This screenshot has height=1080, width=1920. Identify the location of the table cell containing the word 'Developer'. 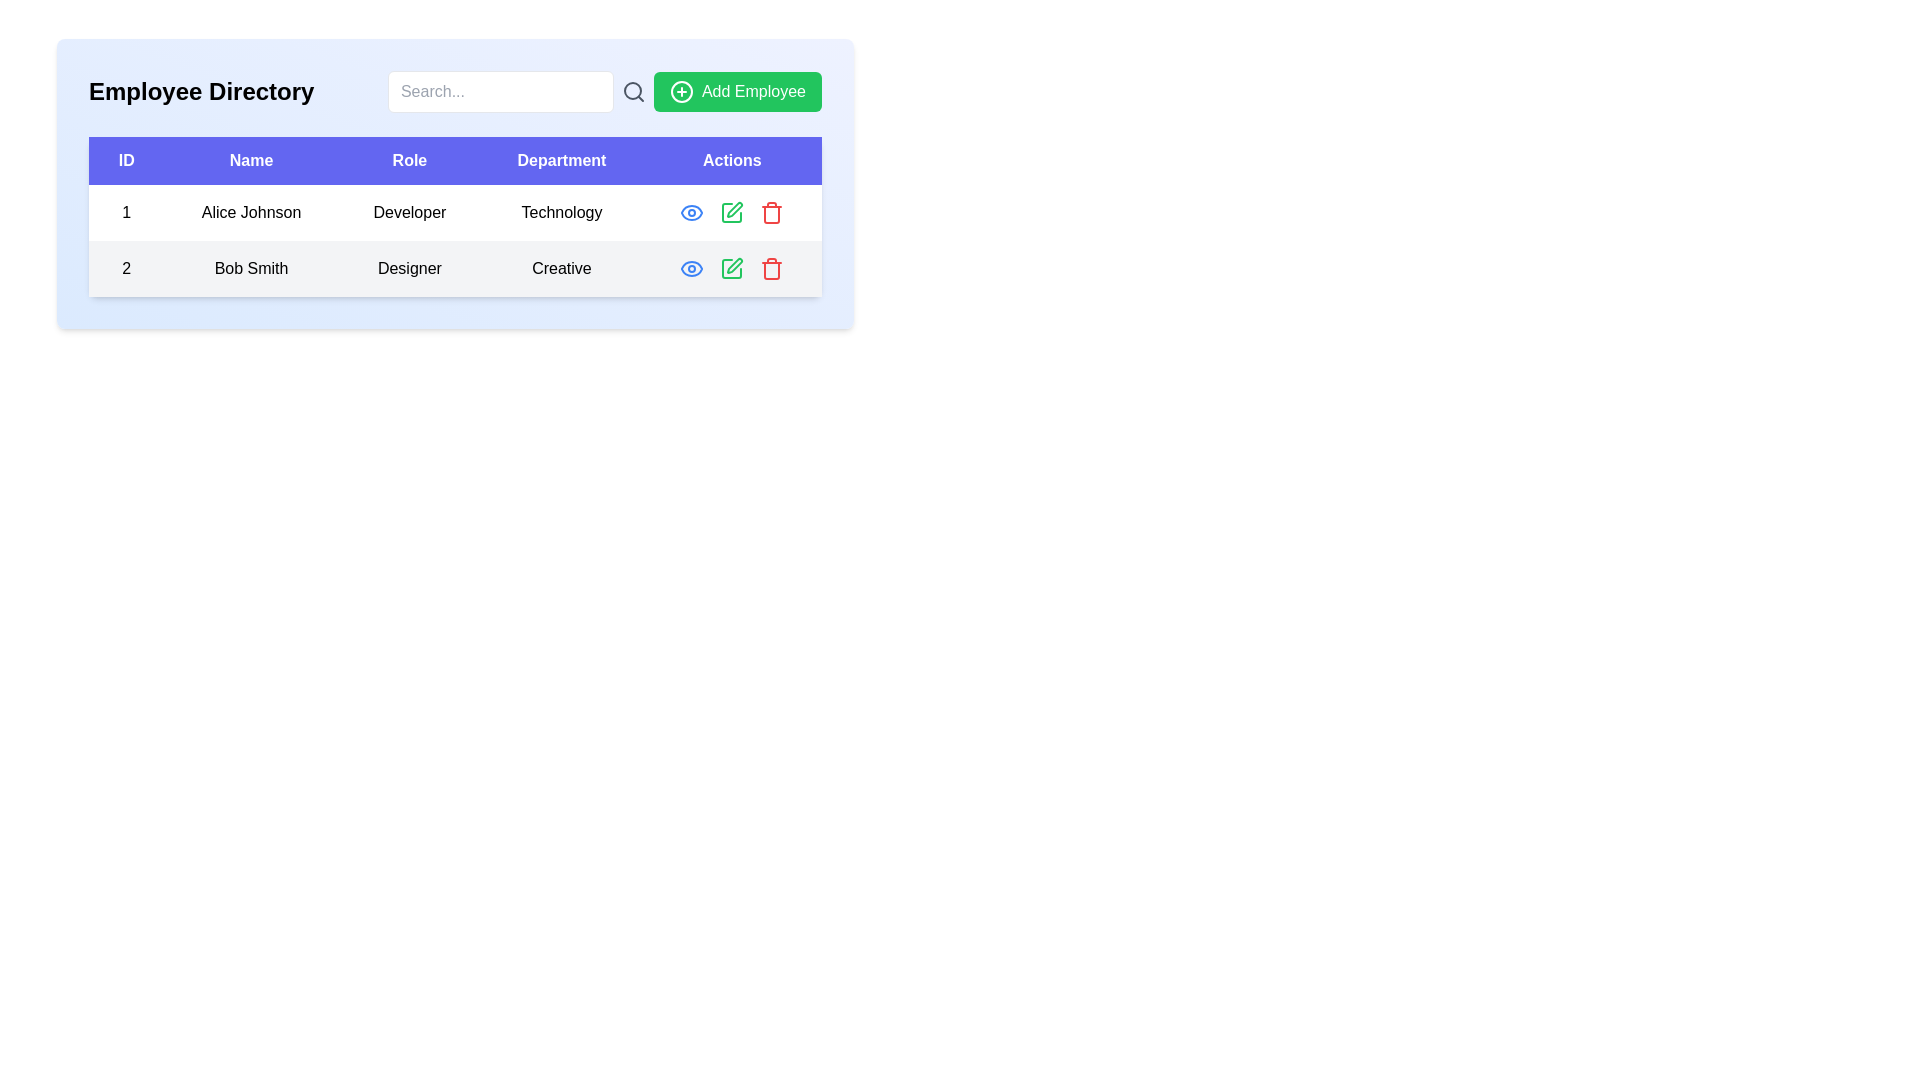
(408, 212).